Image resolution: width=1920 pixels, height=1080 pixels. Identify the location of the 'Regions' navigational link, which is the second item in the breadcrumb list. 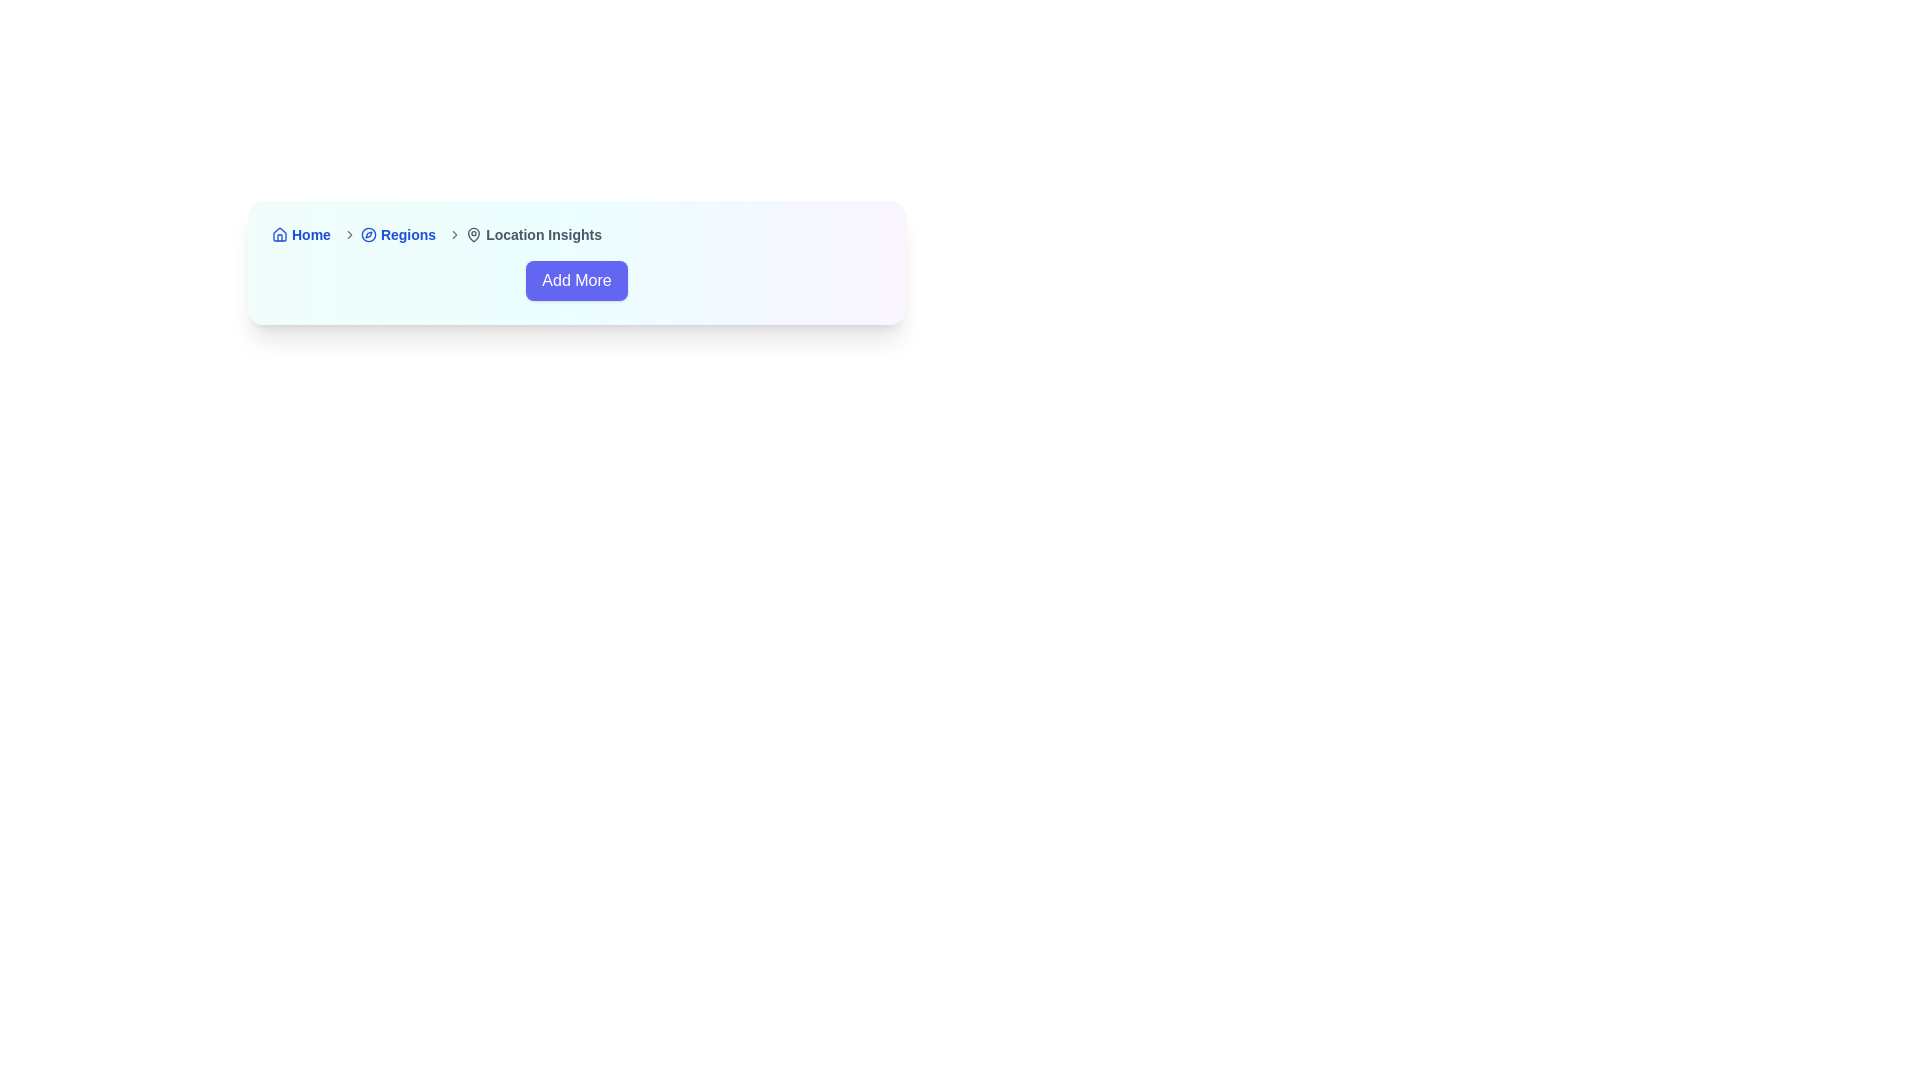
(398, 234).